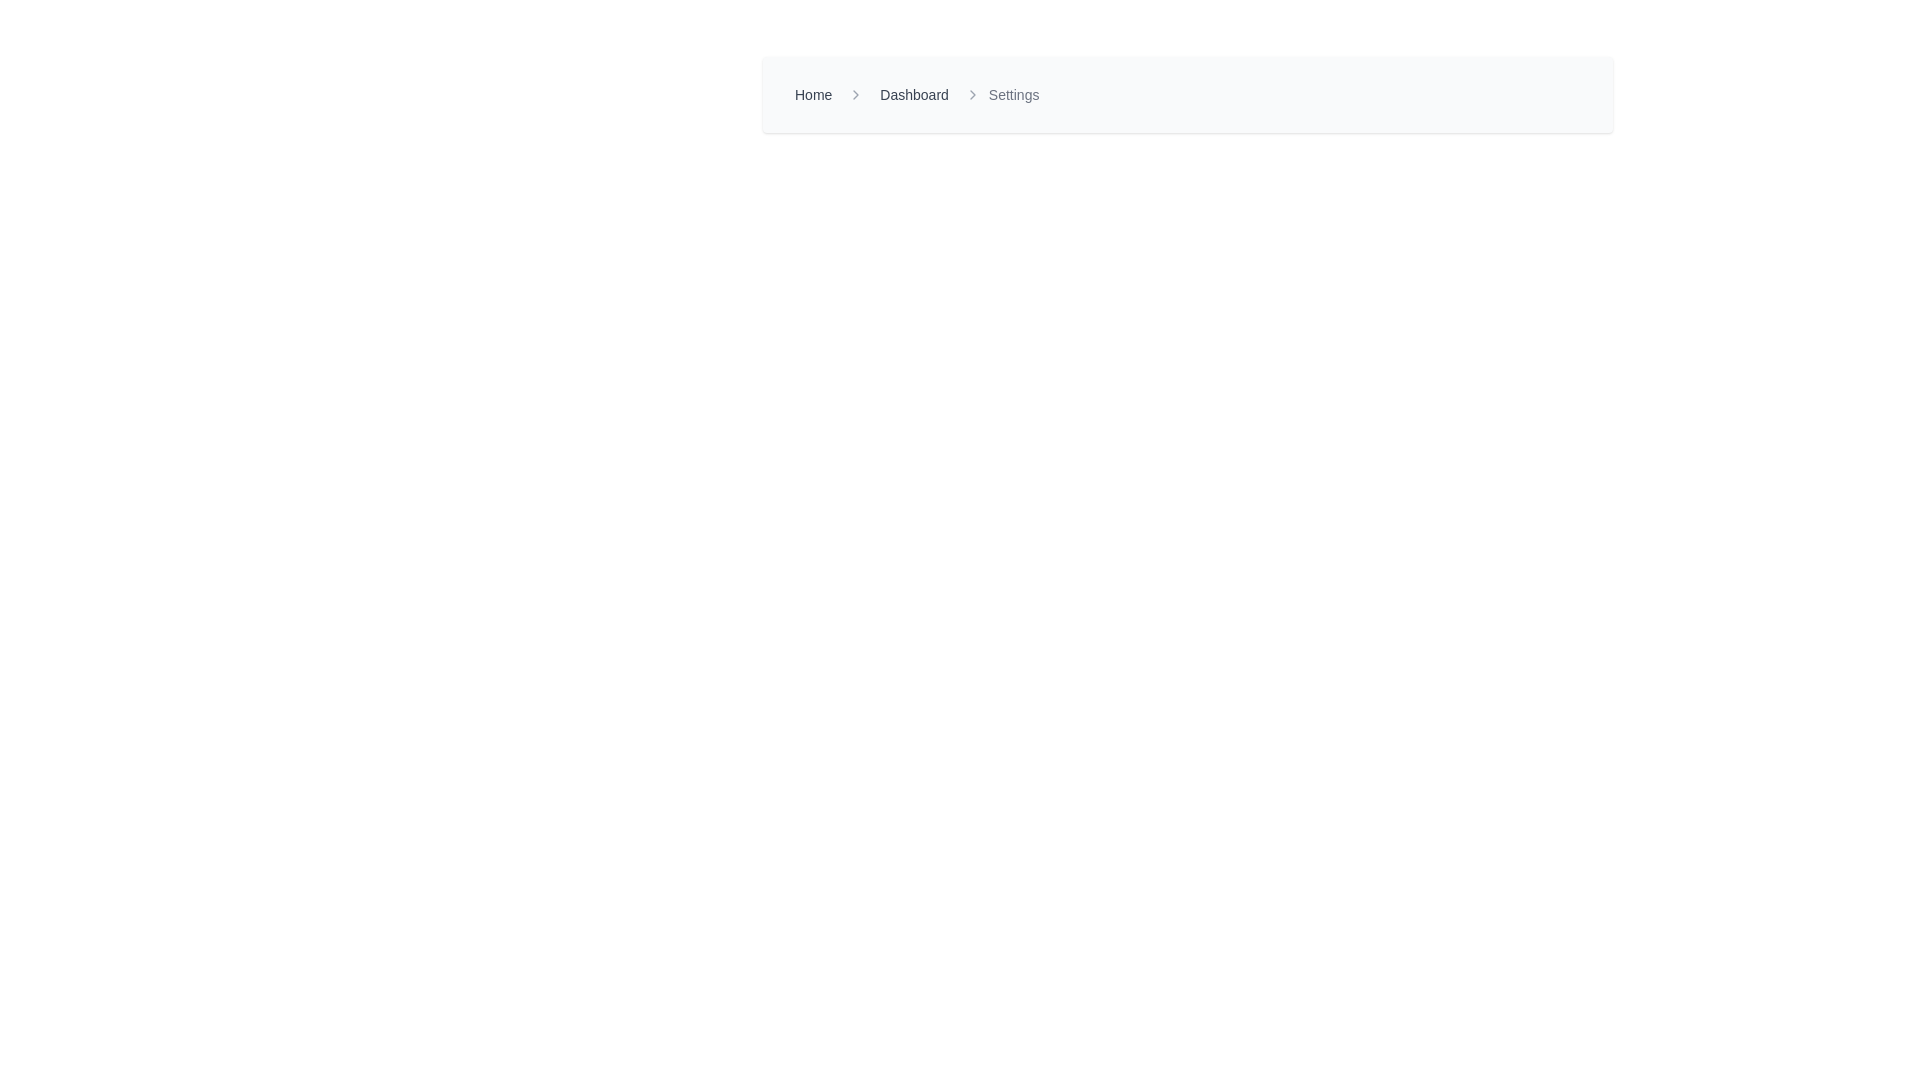  I want to click on the second clickable link in the breadcrumb navigation bar, so click(913, 95).